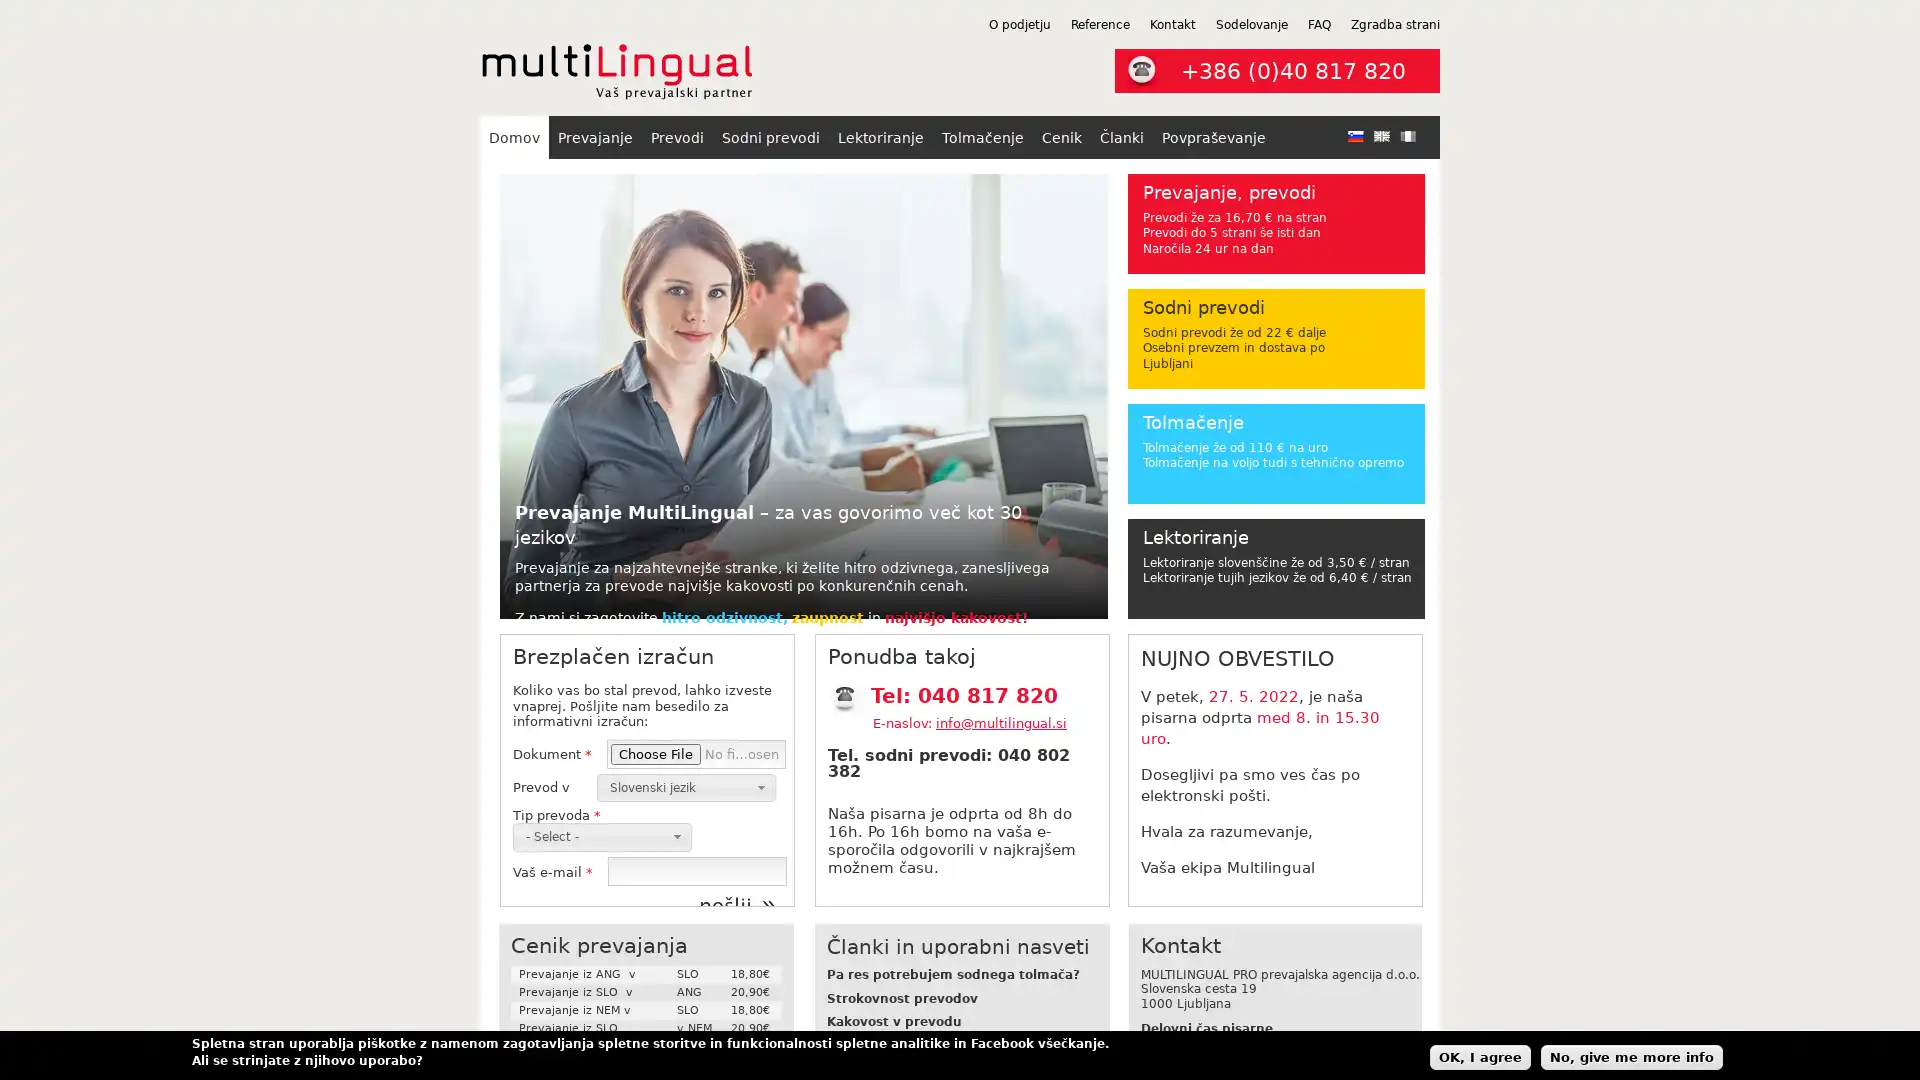 The width and height of the screenshot is (1920, 1080). I want to click on Choose File, so click(656, 753).